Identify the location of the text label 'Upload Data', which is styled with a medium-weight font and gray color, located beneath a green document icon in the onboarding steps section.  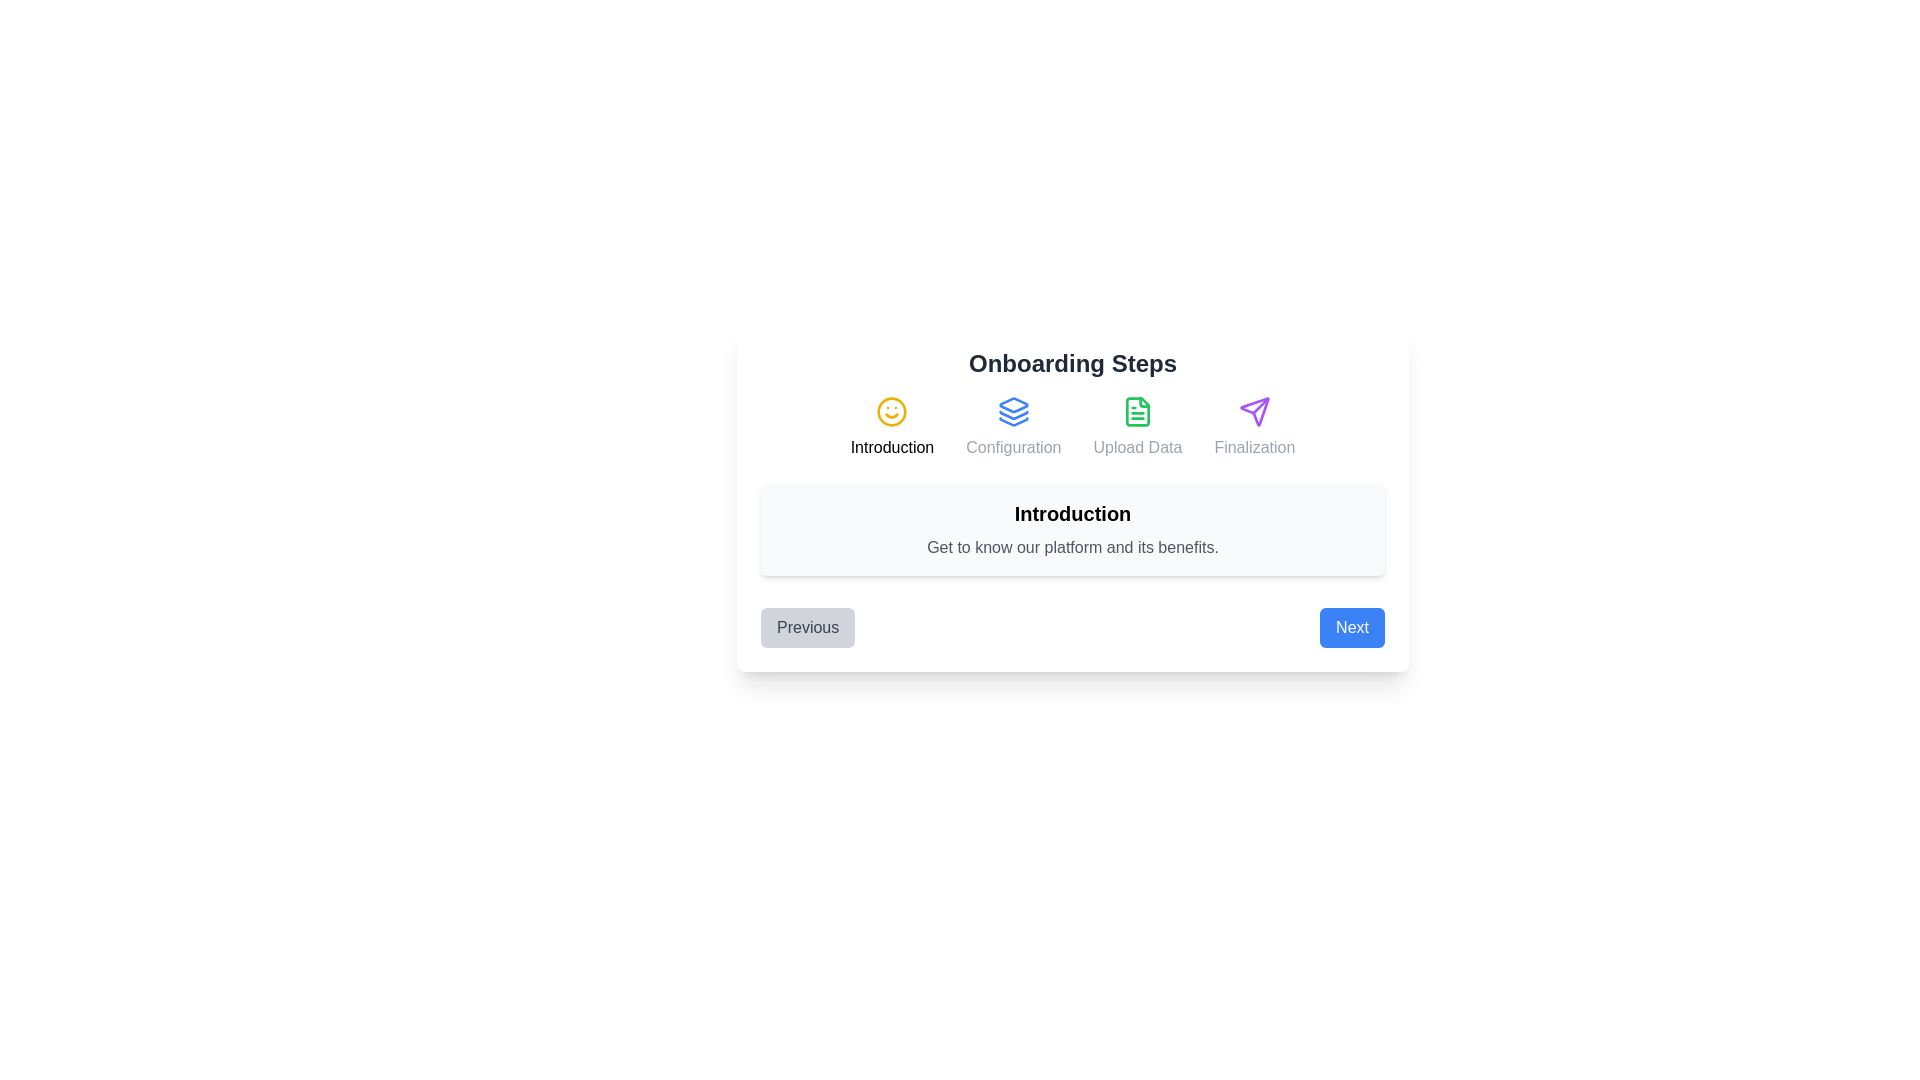
(1137, 446).